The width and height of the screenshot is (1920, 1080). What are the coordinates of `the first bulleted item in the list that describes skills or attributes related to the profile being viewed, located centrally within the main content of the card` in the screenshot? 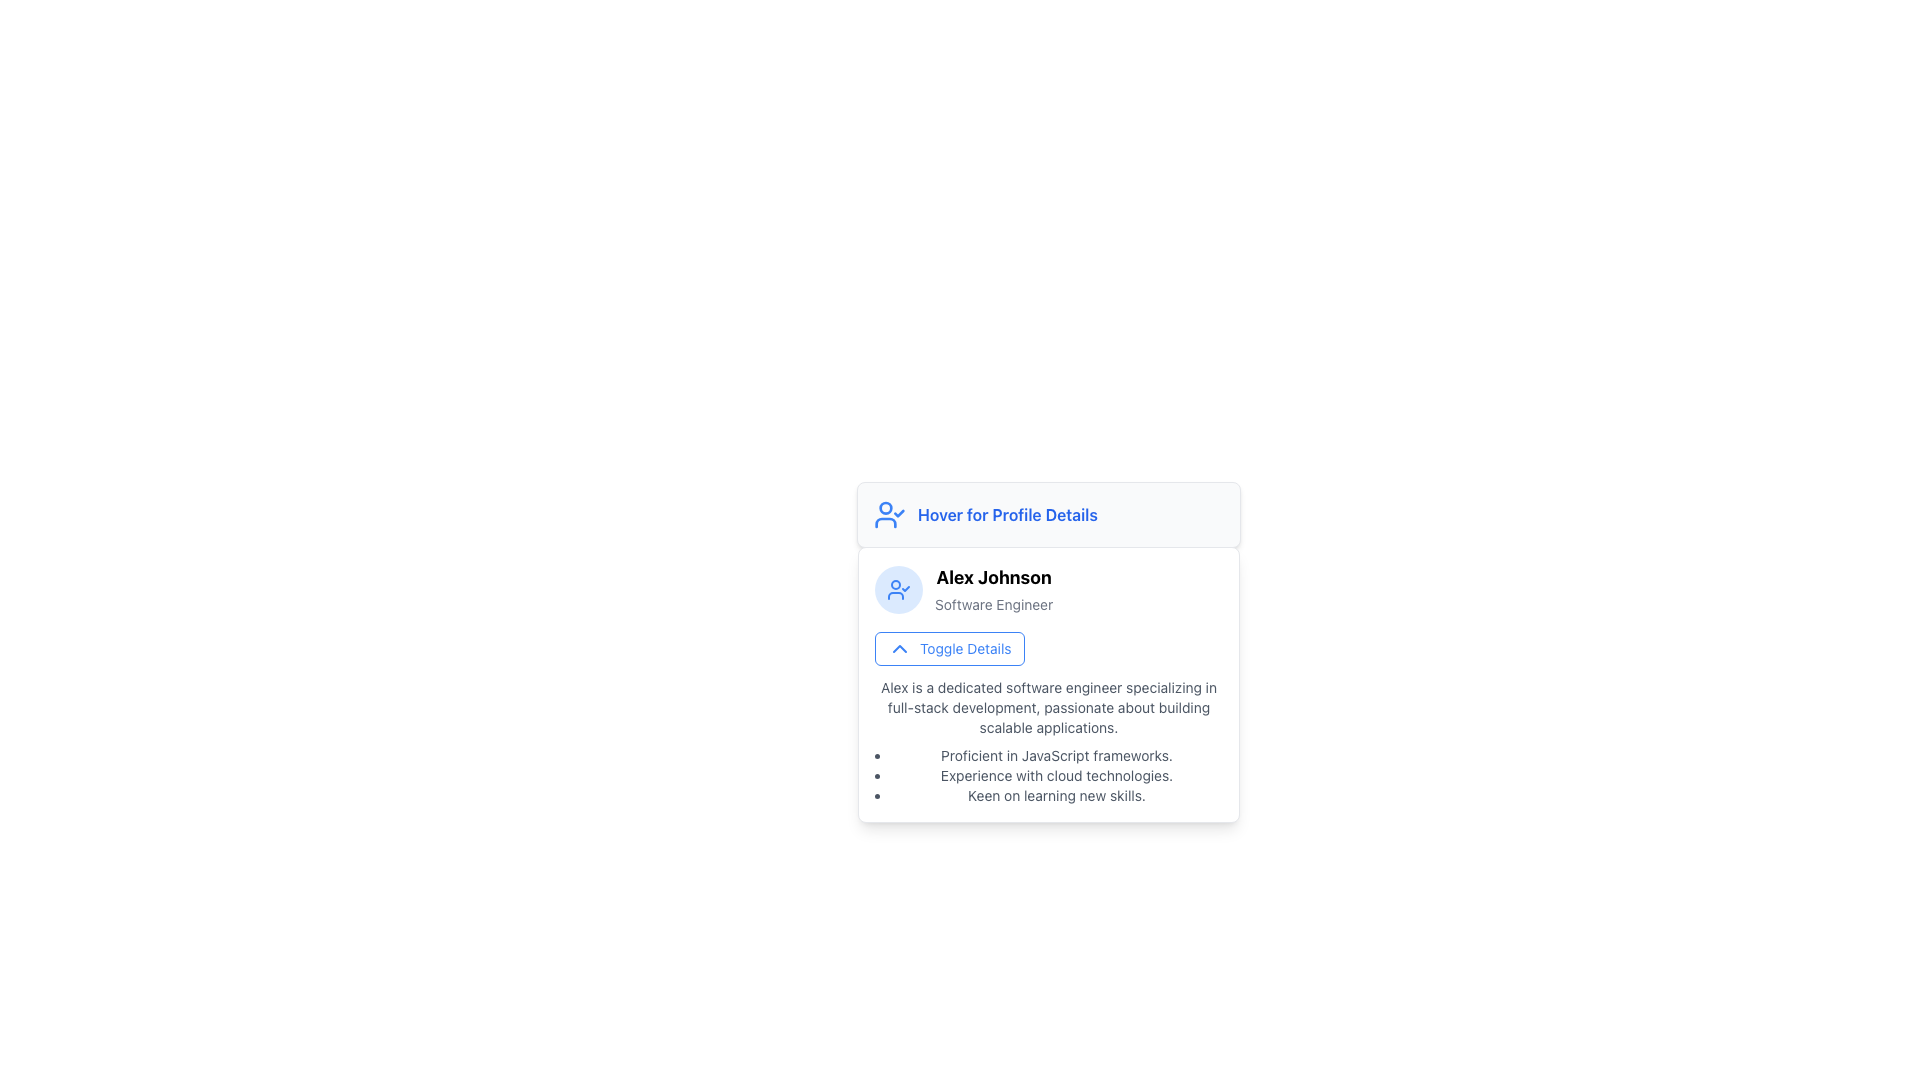 It's located at (1055, 756).